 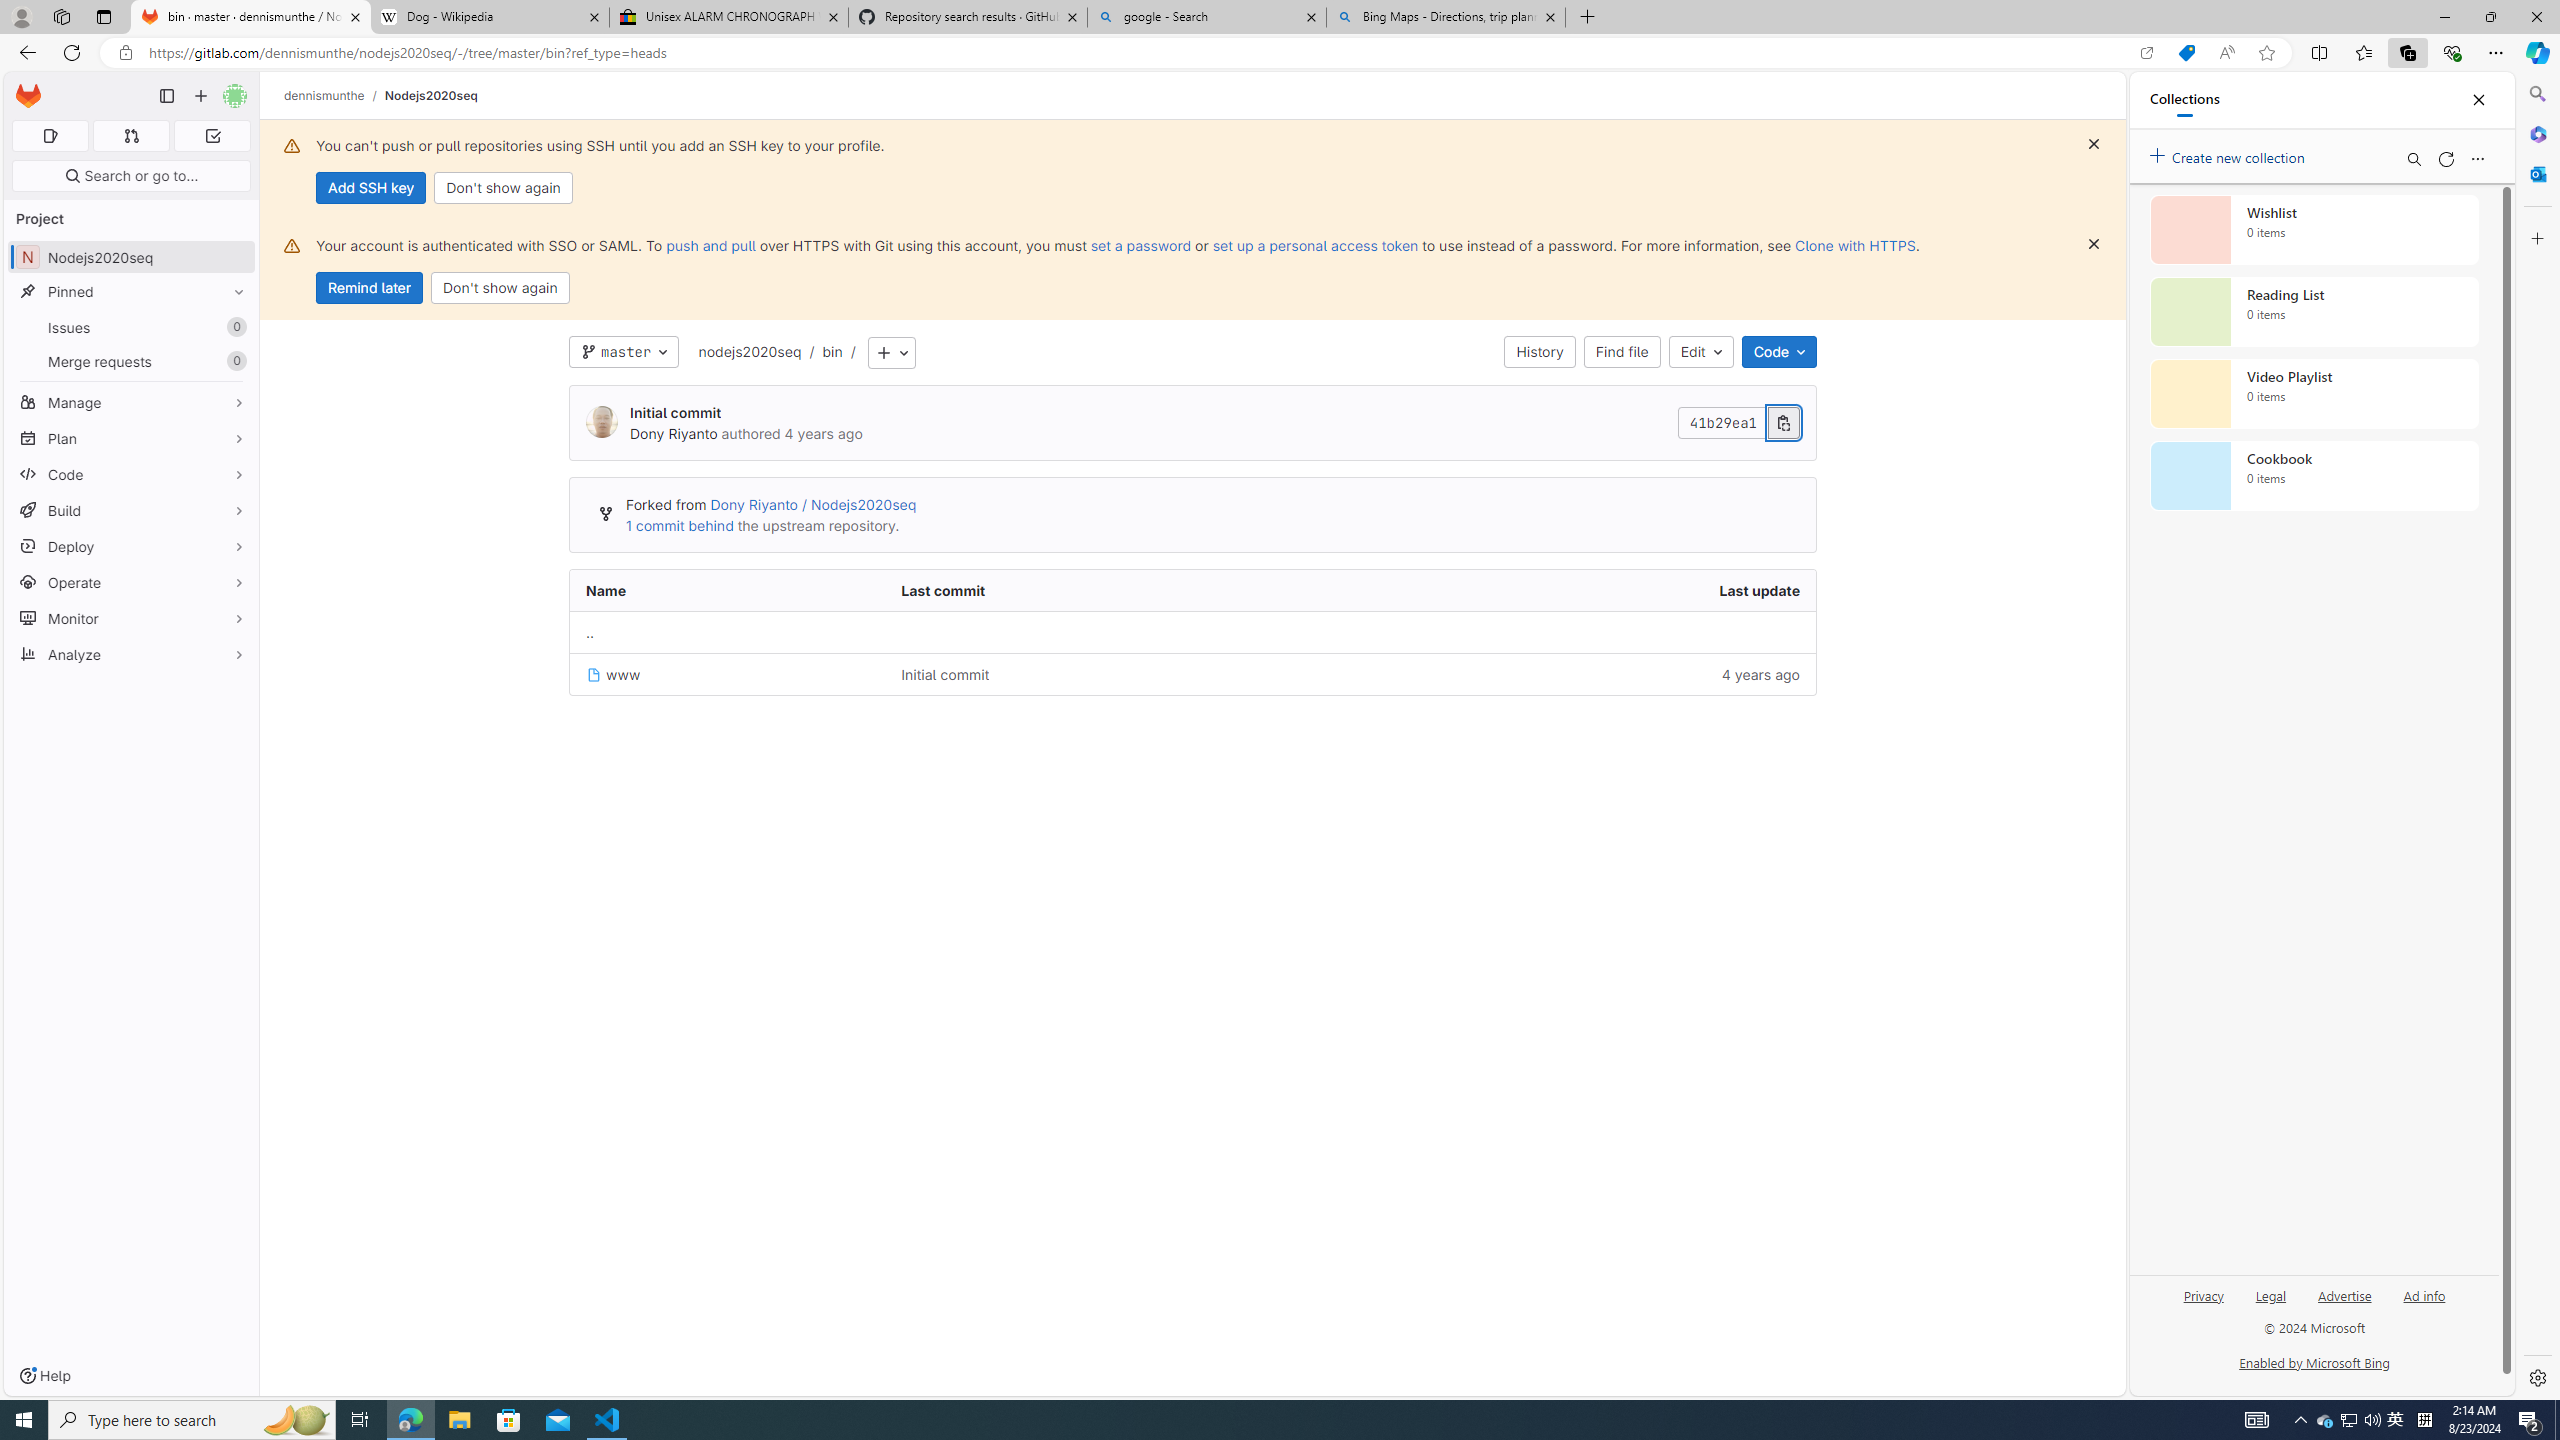 I want to click on 'www', so click(x=727, y=673).